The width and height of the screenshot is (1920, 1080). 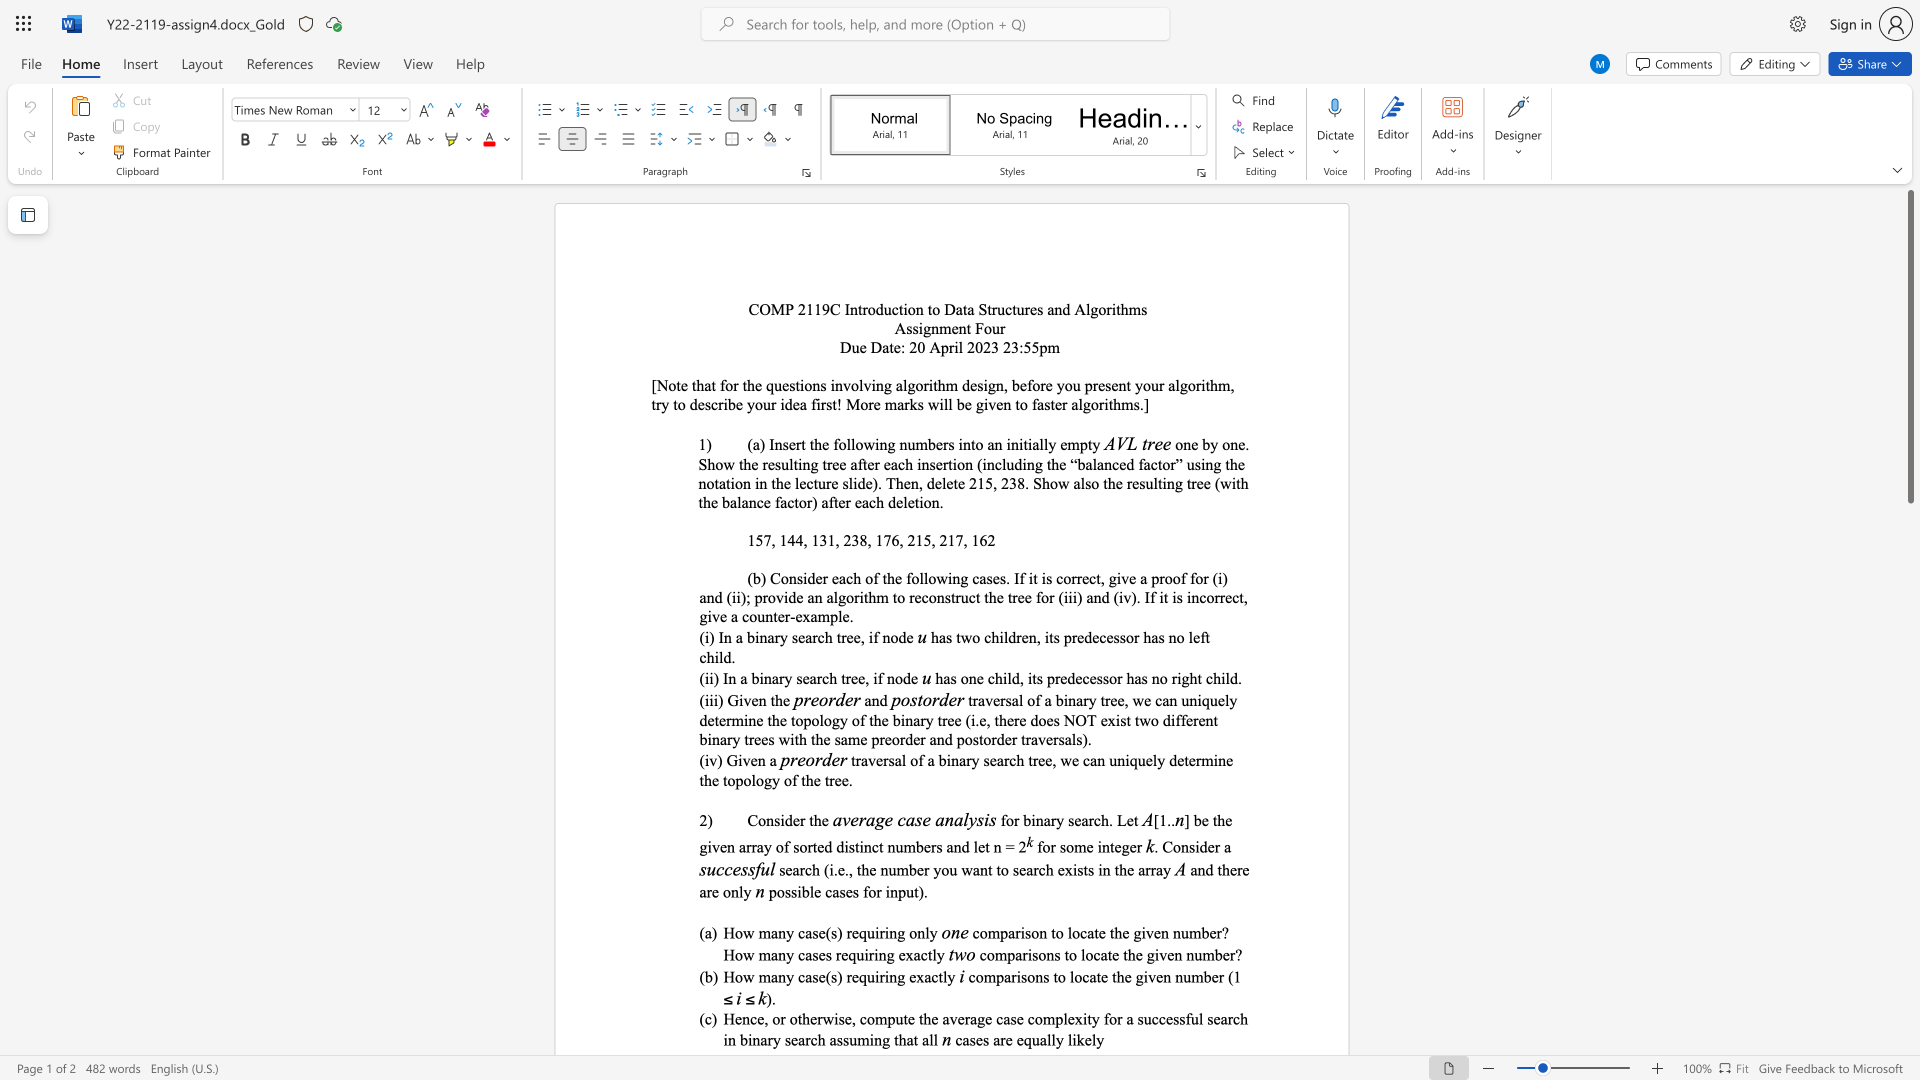 What do you see at coordinates (1909, 840) in the screenshot?
I see `the scrollbar to move the content lower` at bounding box center [1909, 840].